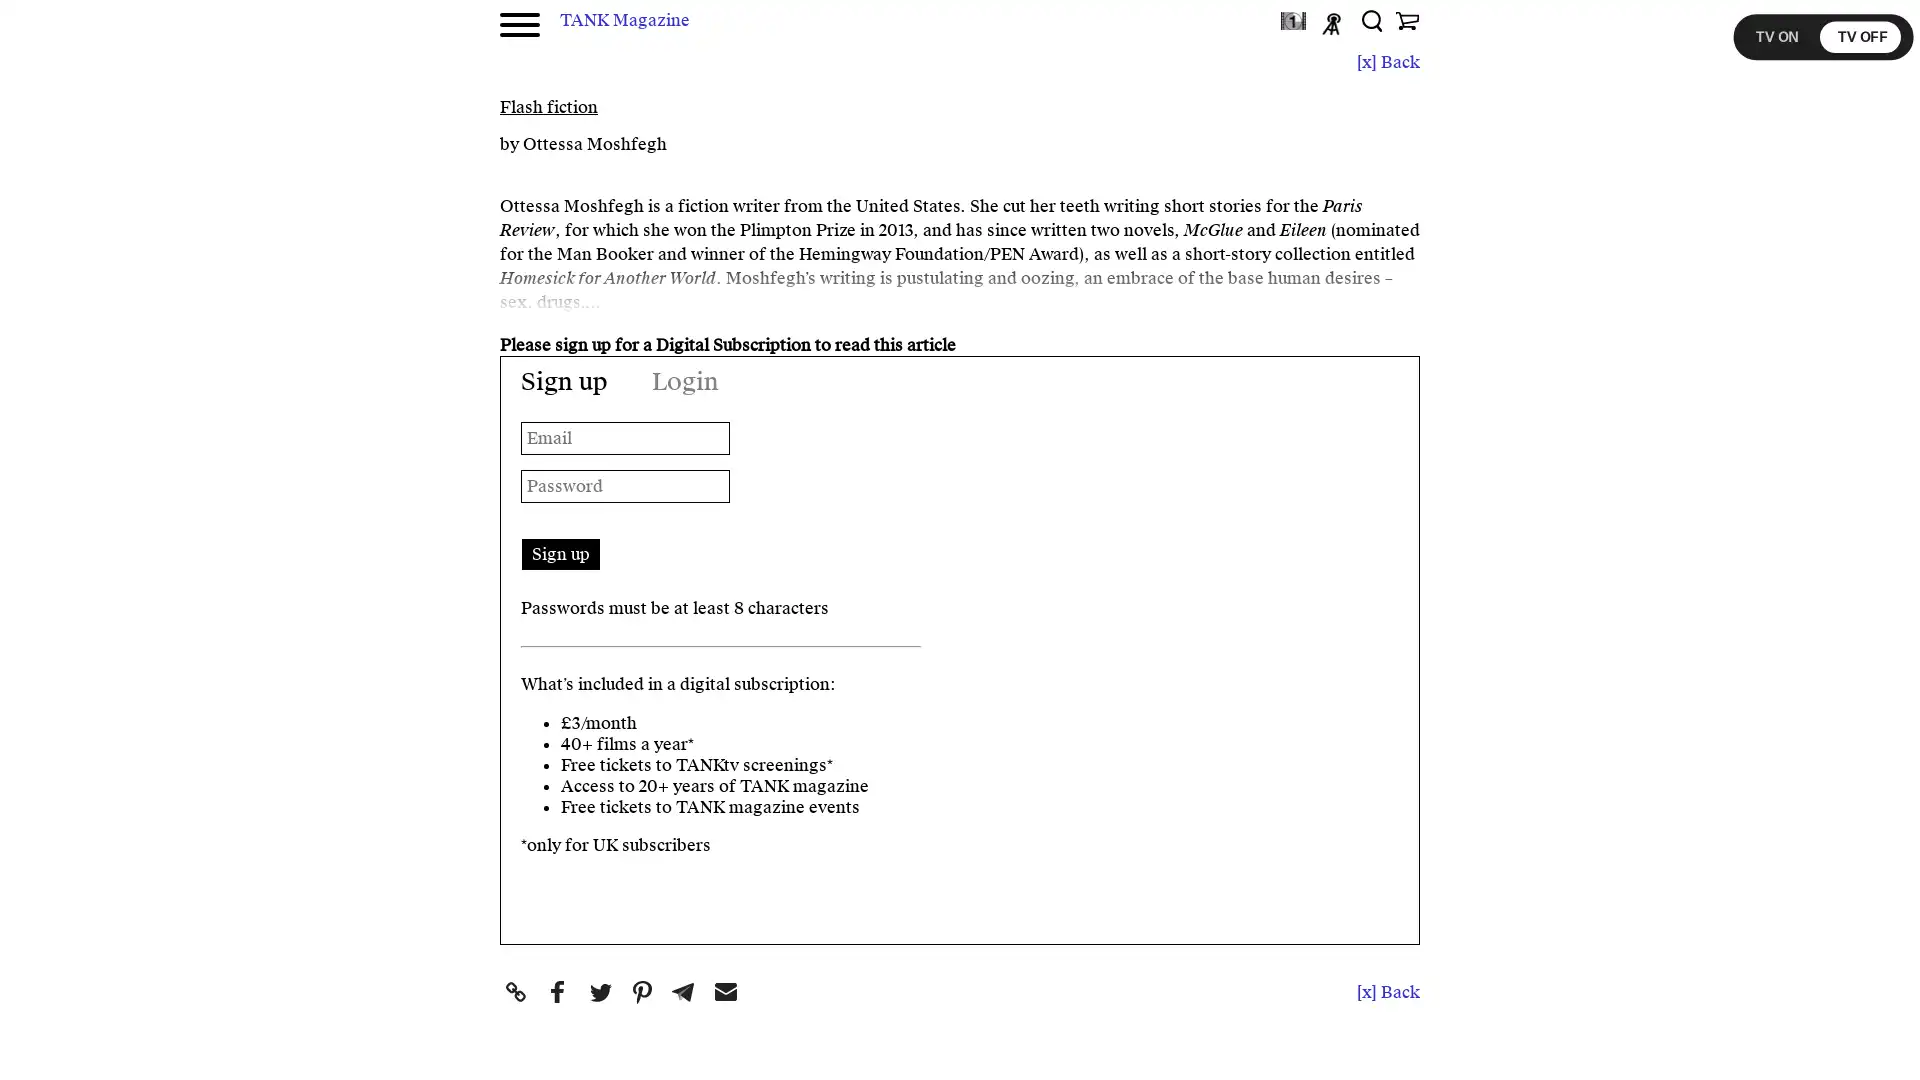 This screenshot has width=1920, height=1080. What do you see at coordinates (1371, 20) in the screenshot?
I see `Search` at bounding box center [1371, 20].